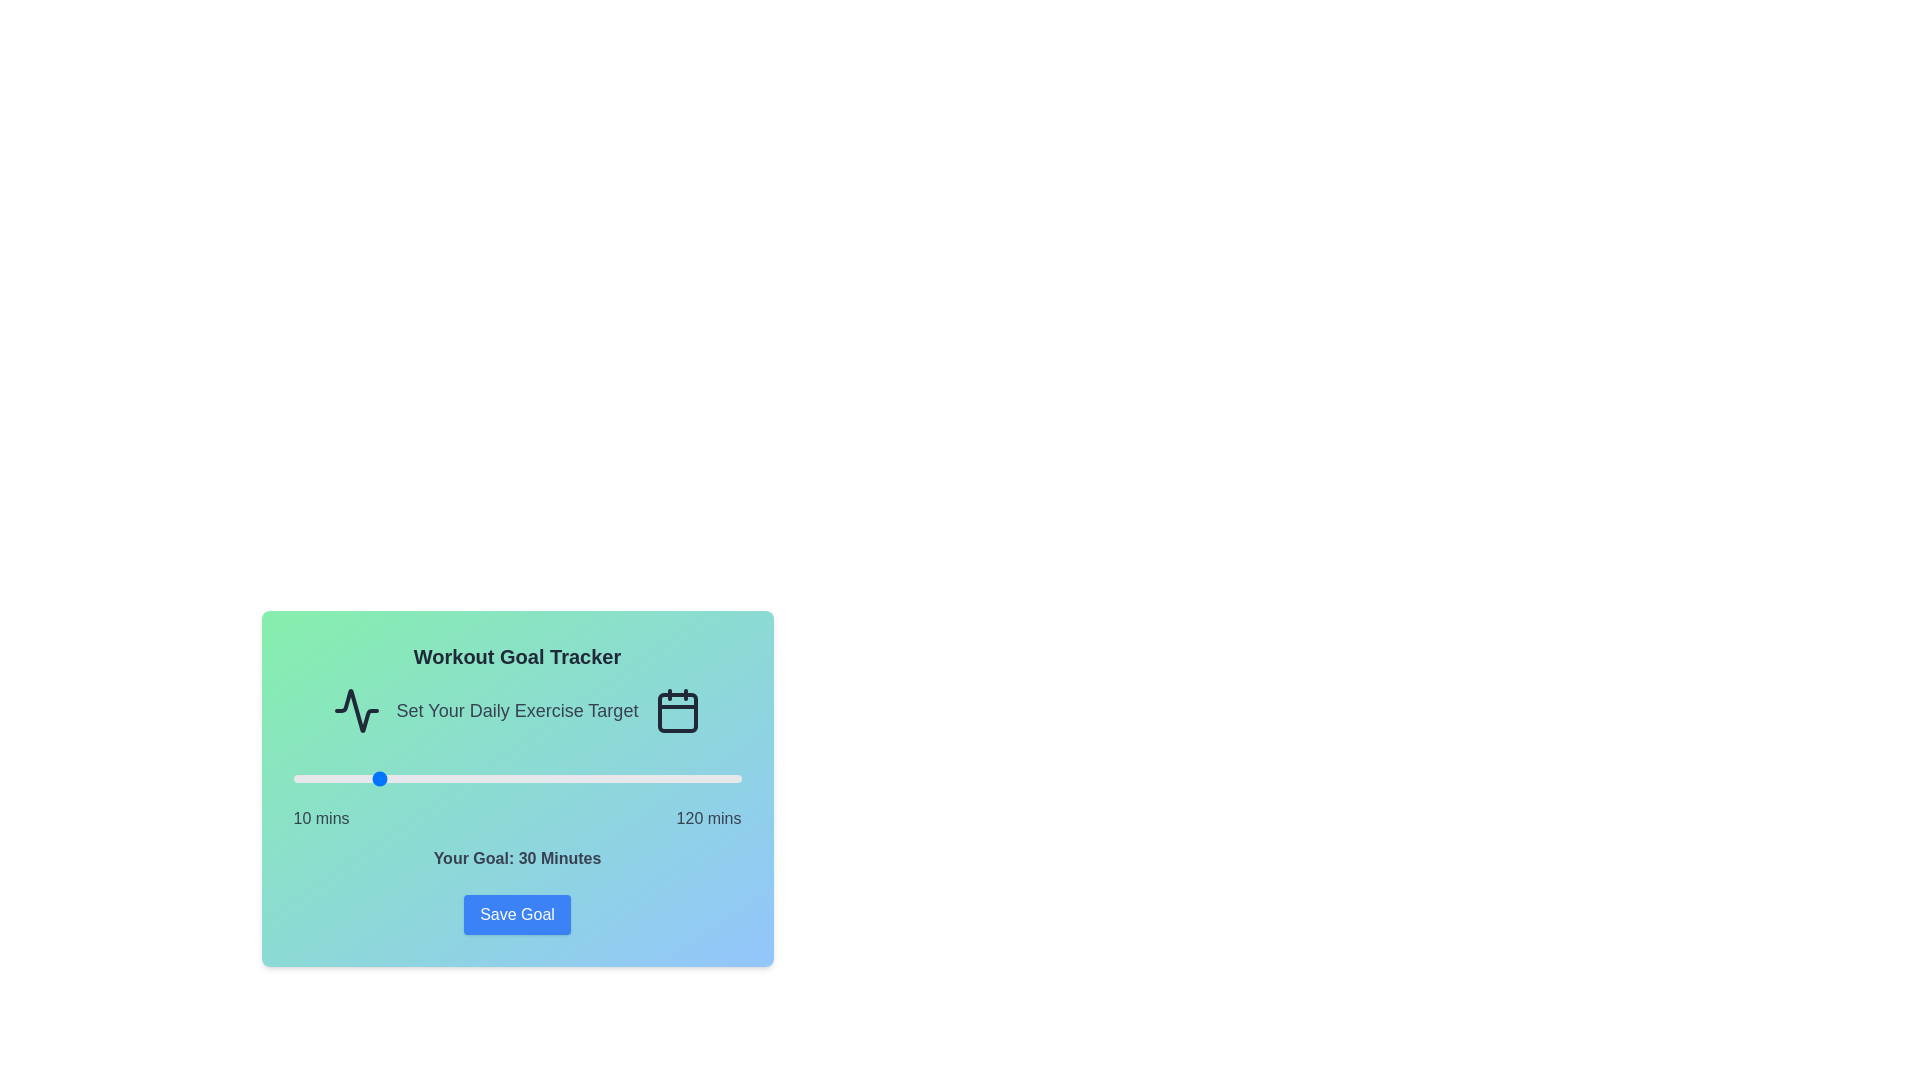 This screenshot has height=1080, width=1920. Describe the element at coordinates (577, 778) in the screenshot. I see `the workout goal slider to set the goal to 80 minutes` at that location.